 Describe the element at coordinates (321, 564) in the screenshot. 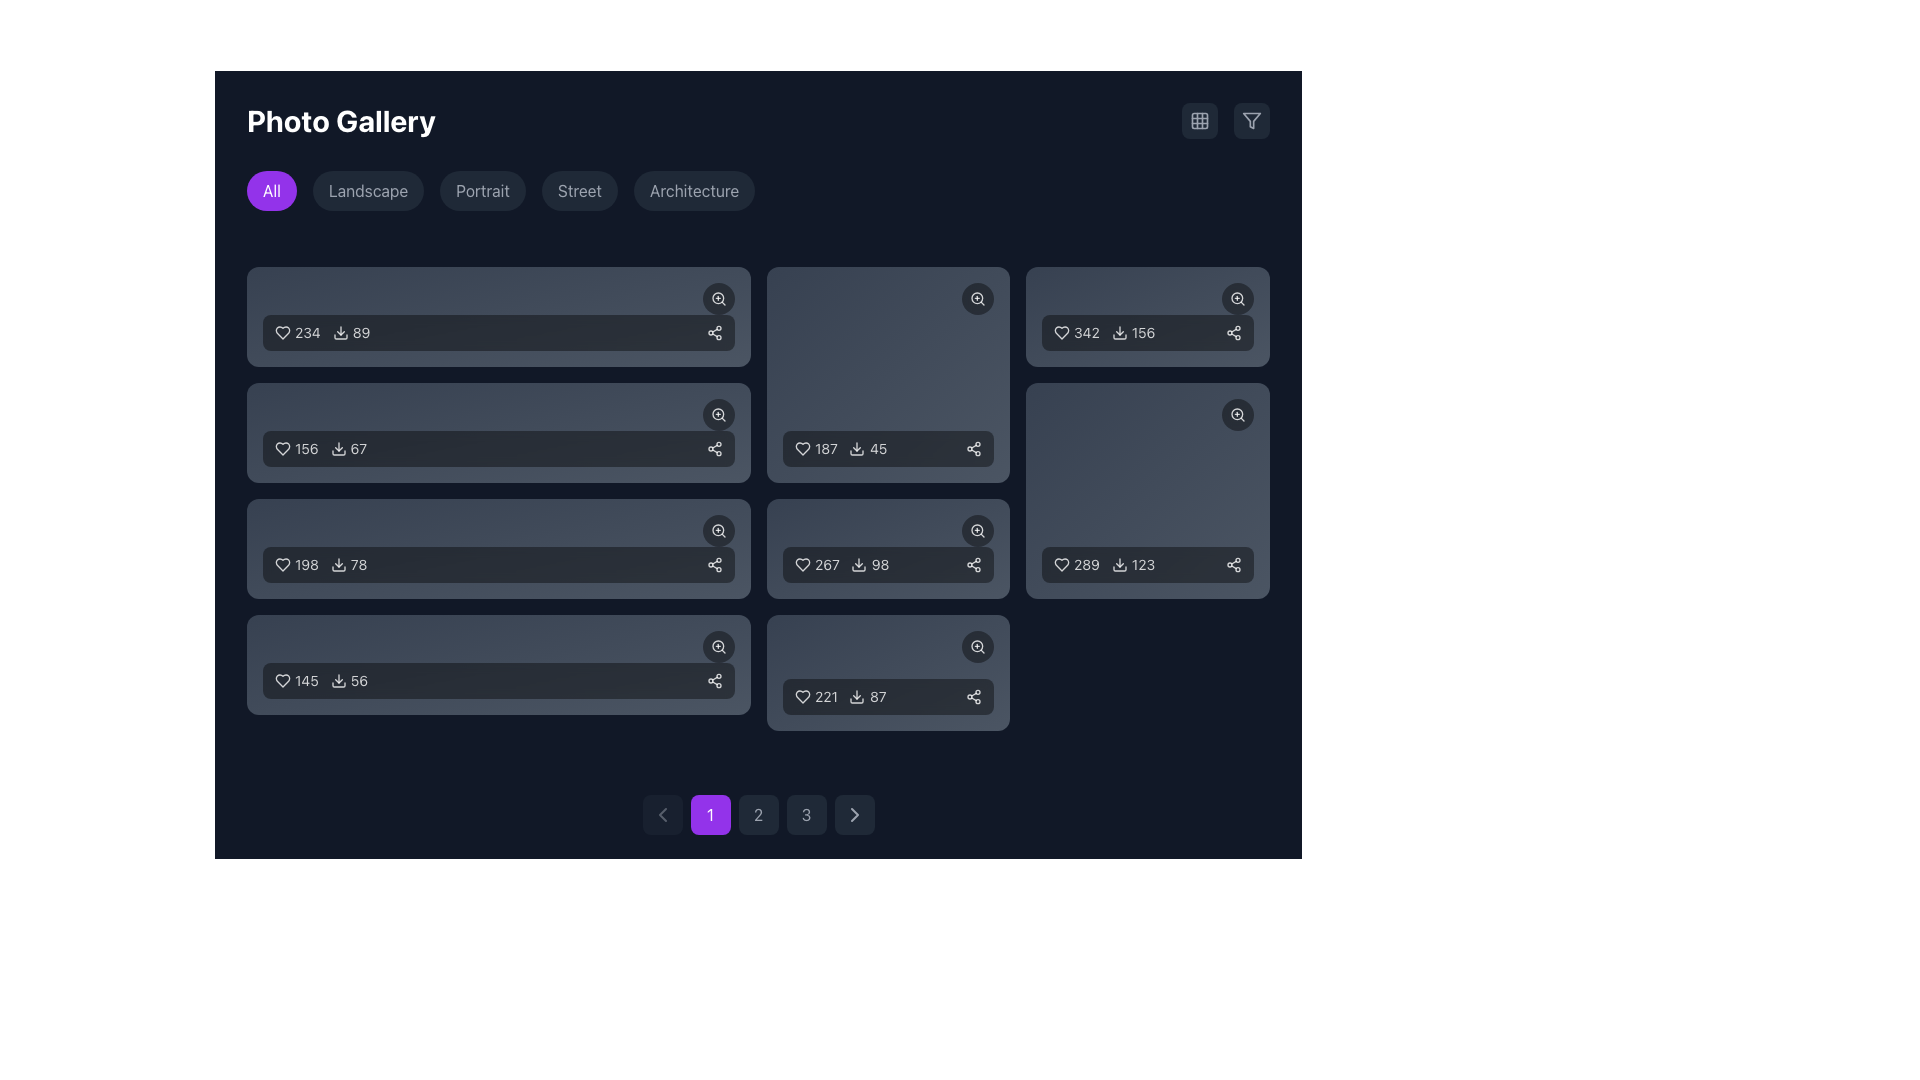

I see `the popularity metrics display element, which includes a heart icon for likes and a download icon for downloads, located in the third row of a grid layout` at that location.